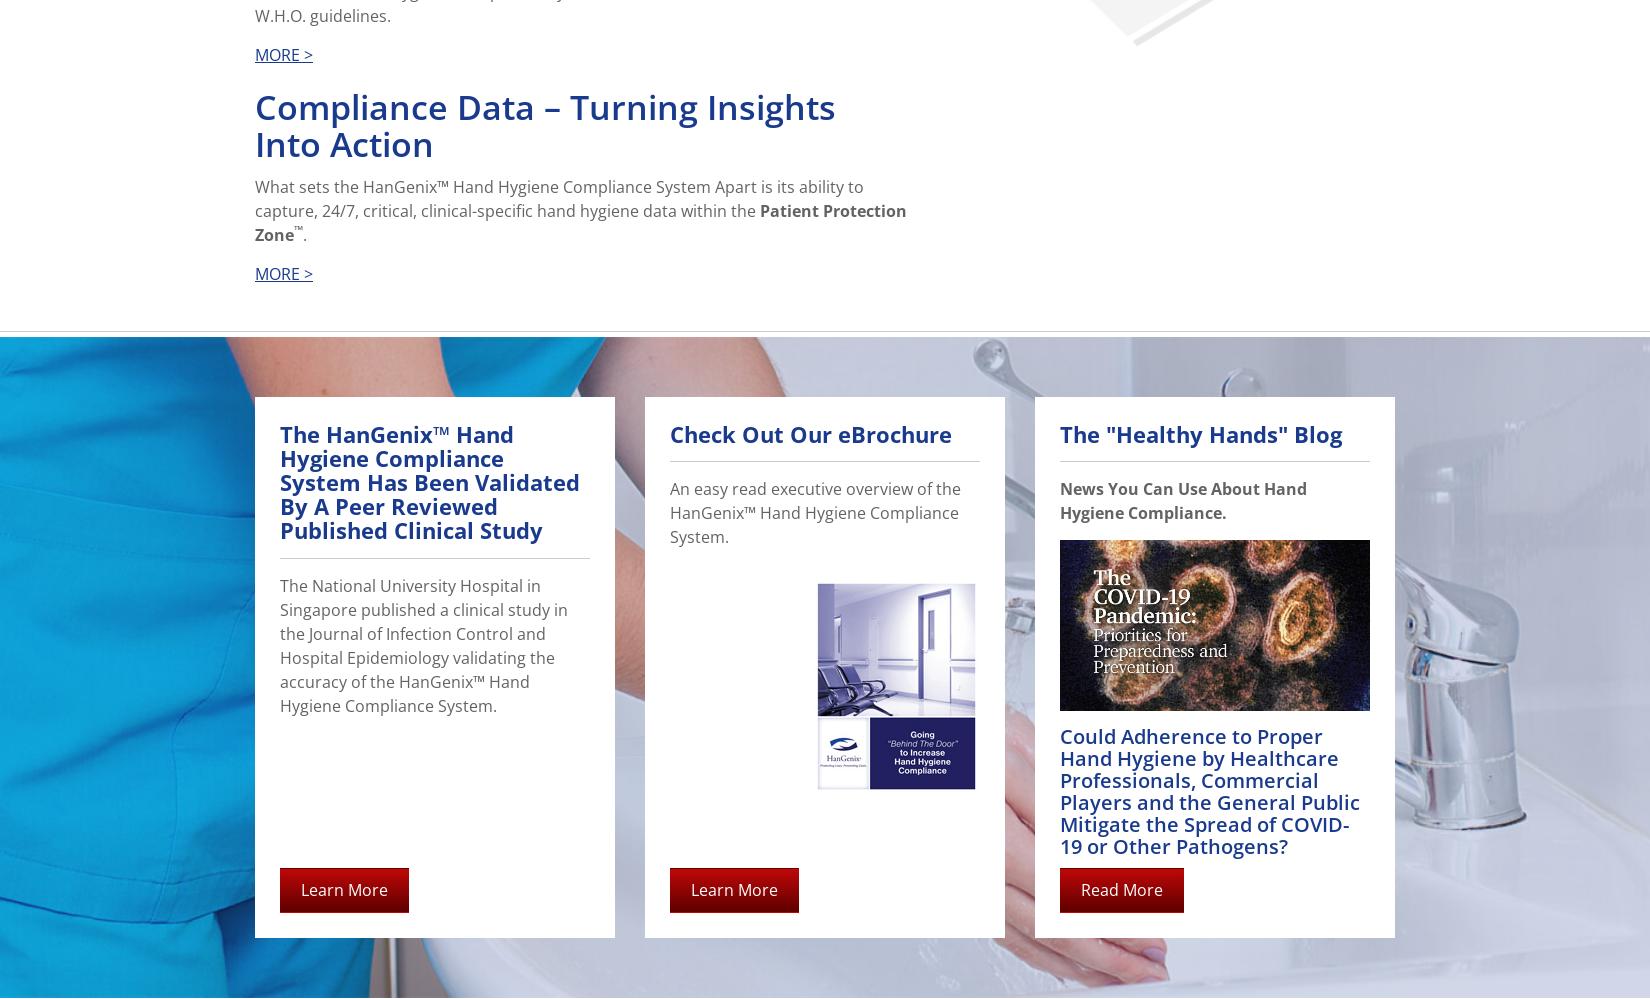 Image resolution: width=1650 pixels, height=999 pixels. Describe the element at coordinates (669, 431) in the screenshot. I see `'Check Out Our eBrochure'` at that location.